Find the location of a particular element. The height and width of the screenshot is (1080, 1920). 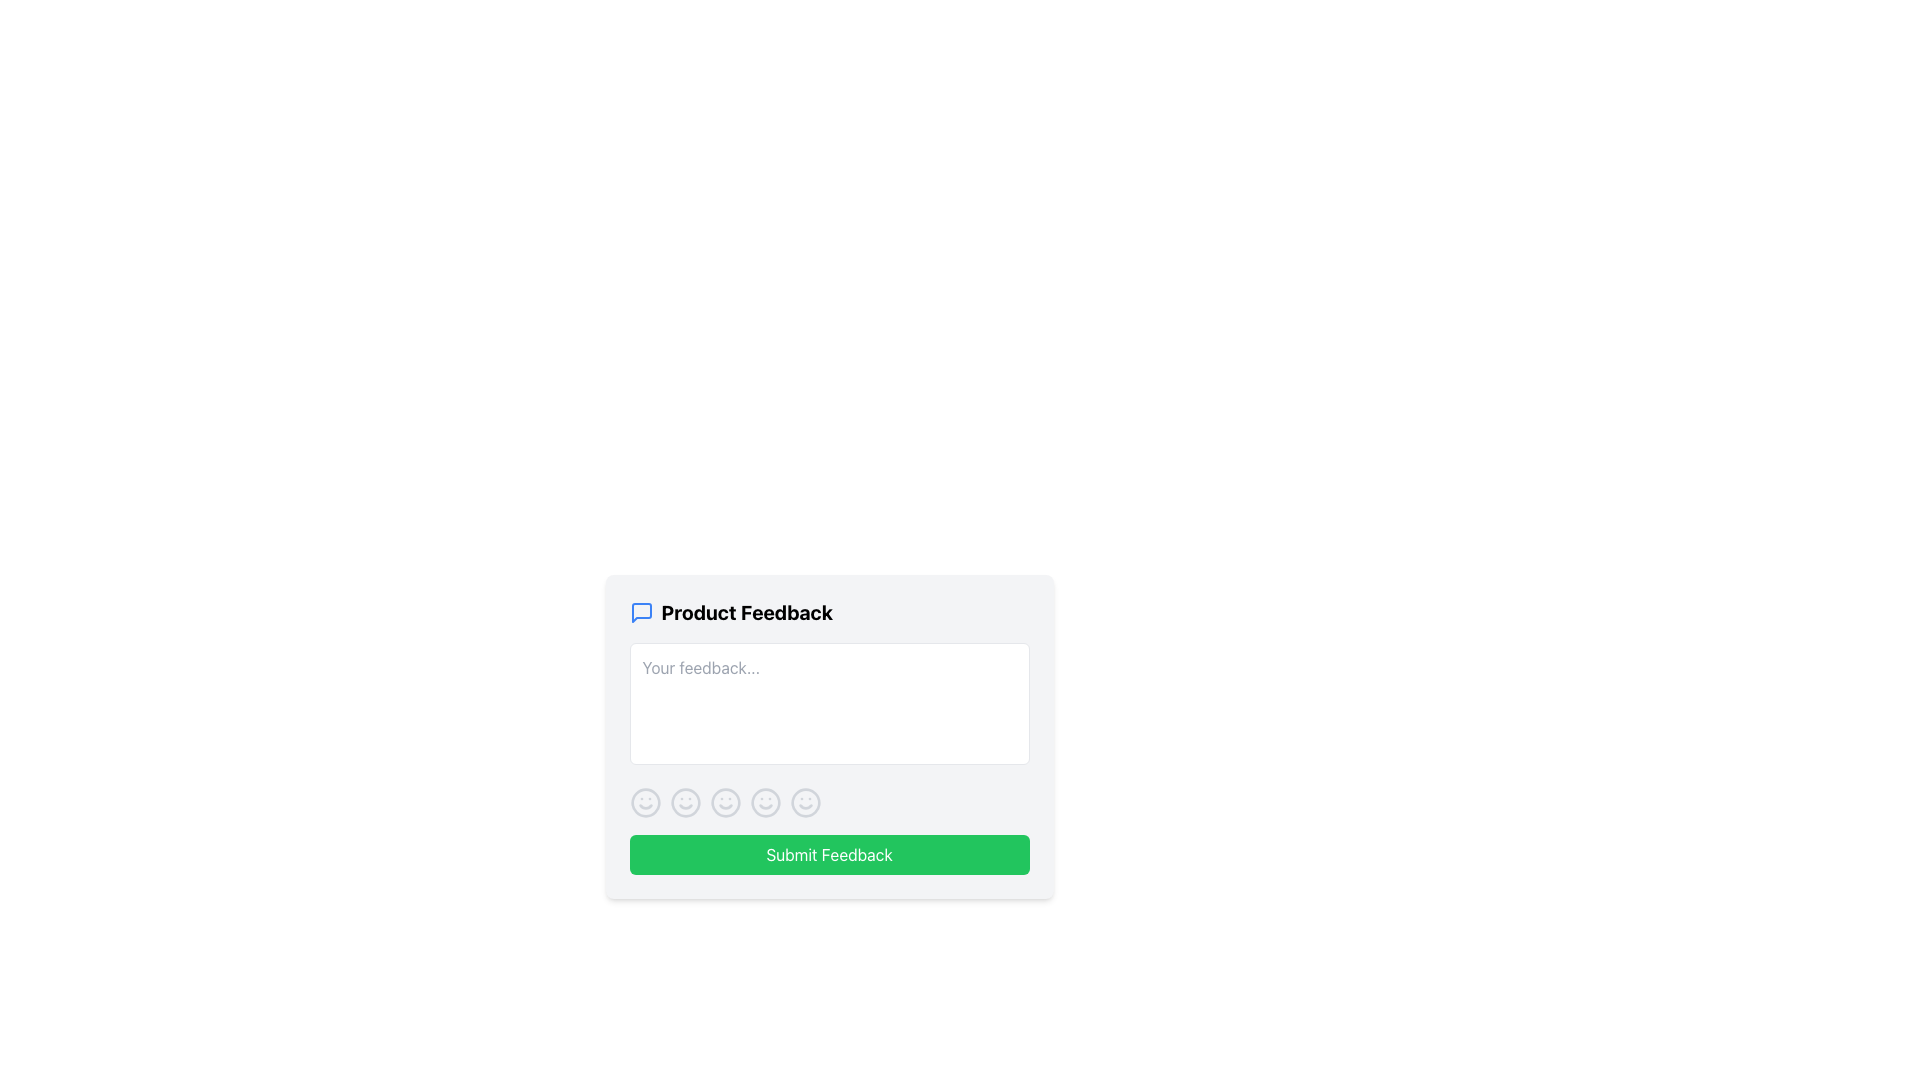

the Circle element within the smiley icon, which is part of the feedback form, to indicate a selectable feedback option is located at coordinates (764, 801).